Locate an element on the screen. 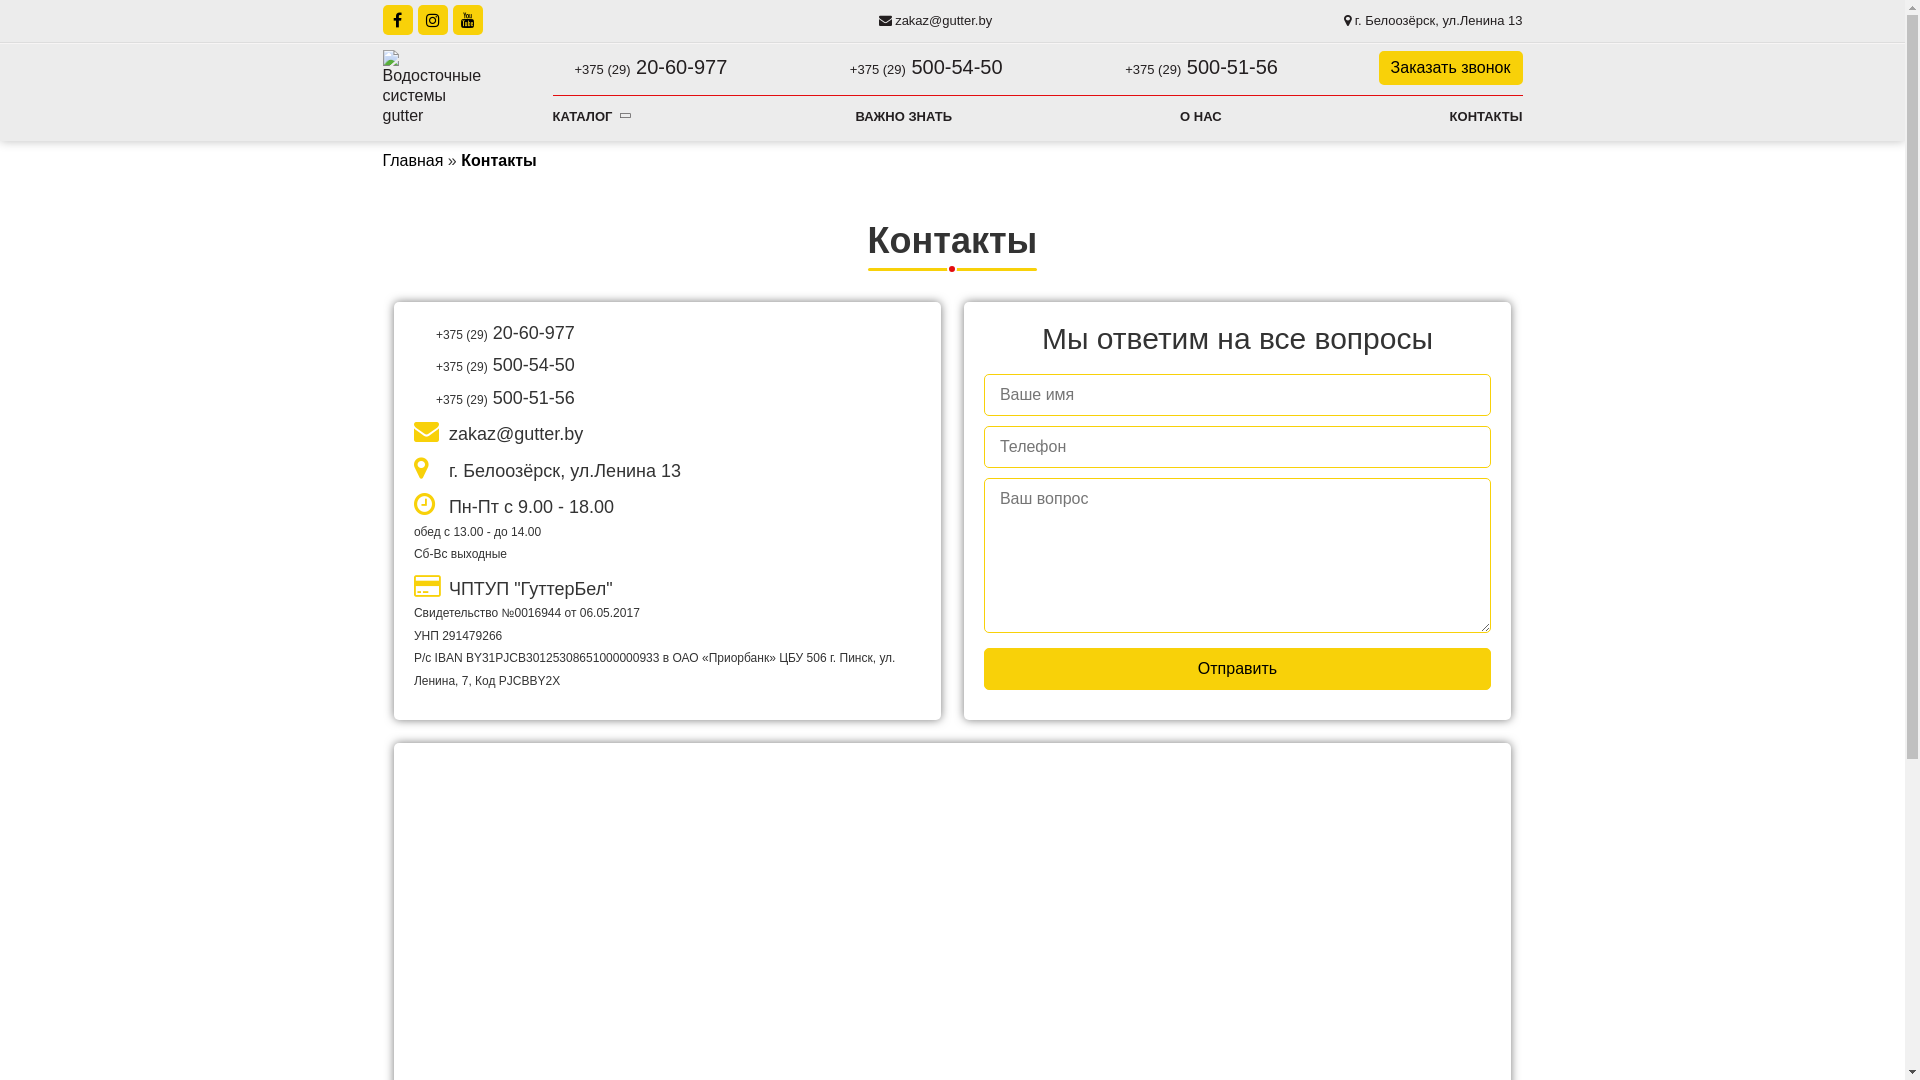  'youtube' is located at coordinates (465, 19).